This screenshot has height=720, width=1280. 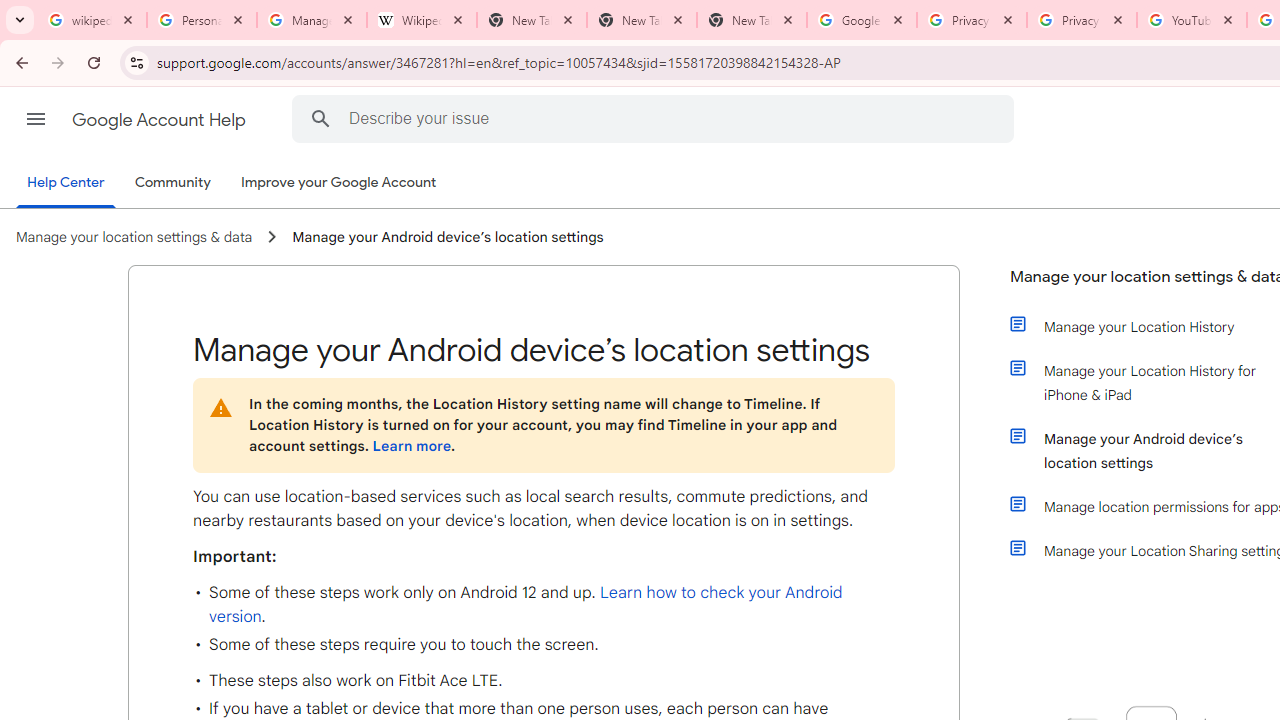 I want to click on 'New Tab', so click(x=642, y=20).